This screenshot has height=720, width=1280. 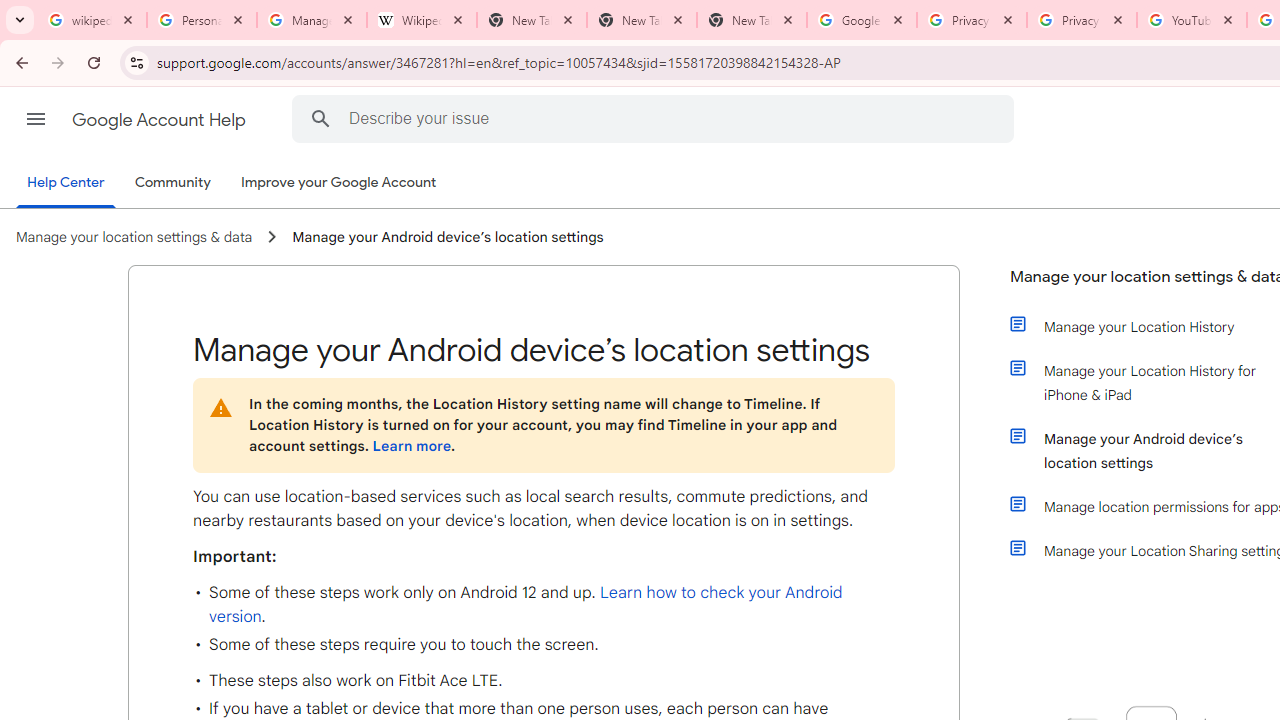 I want to click on 'New Tab', so click(x=642, y=20).